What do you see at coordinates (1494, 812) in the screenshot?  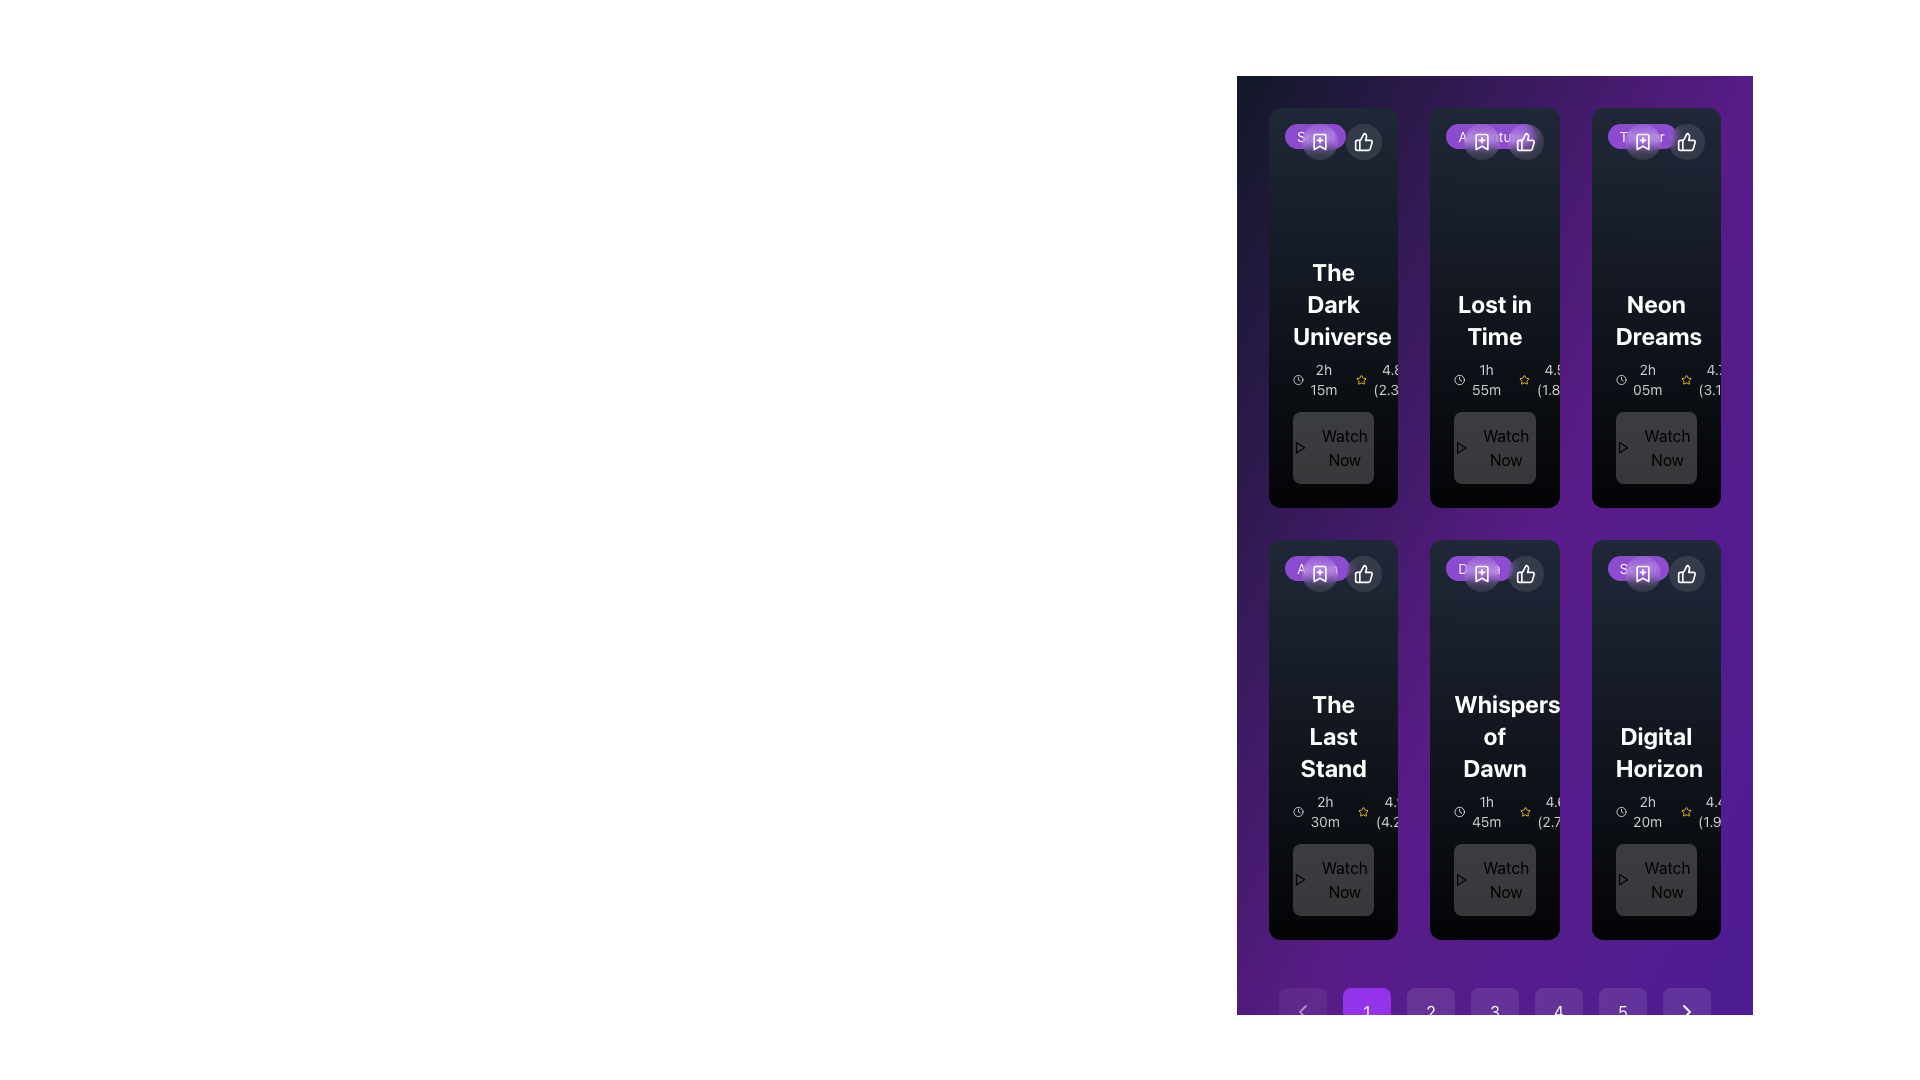 I see `the movie duration and rating information displayed in the Informational display beneath the title of the 'Whispers of Dawn' card` at bounding box center [1494, 812].